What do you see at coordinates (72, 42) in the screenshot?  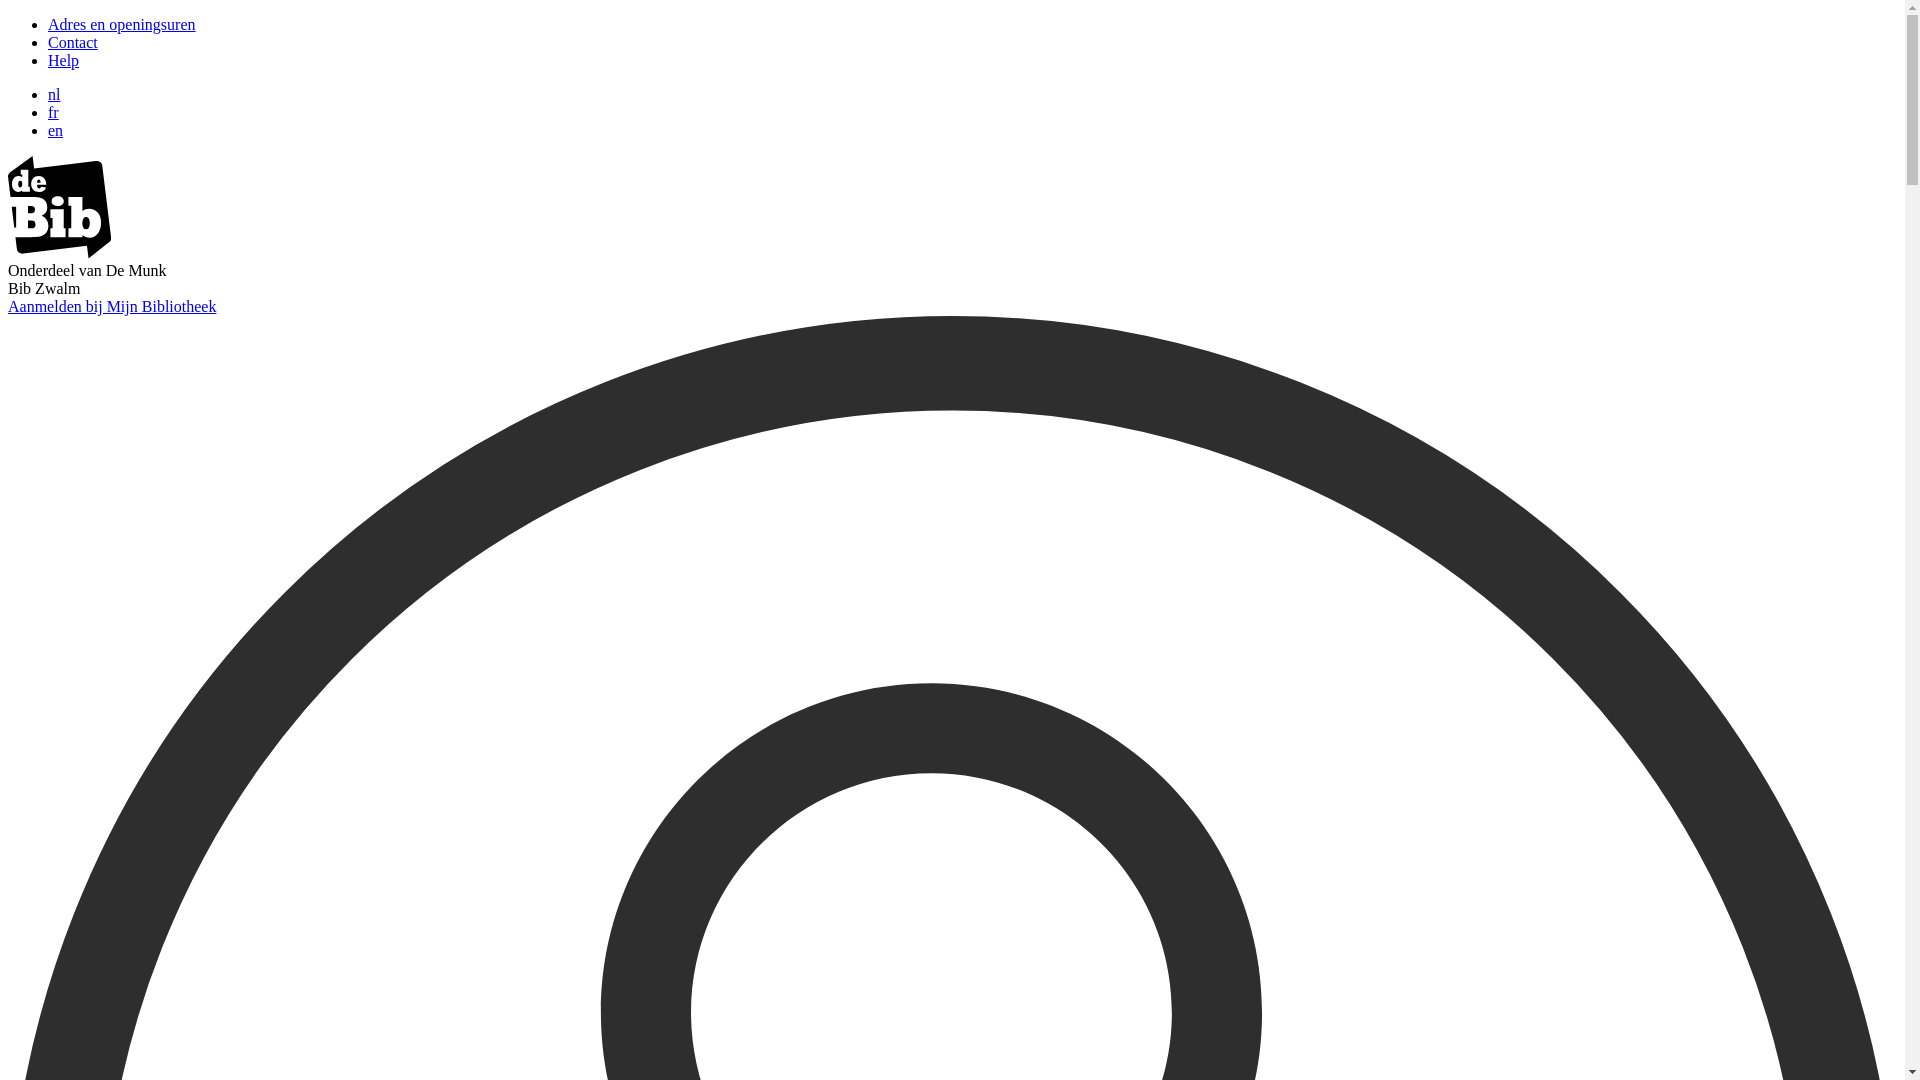 I see `'Contact'` at bounding box center [72, 42].